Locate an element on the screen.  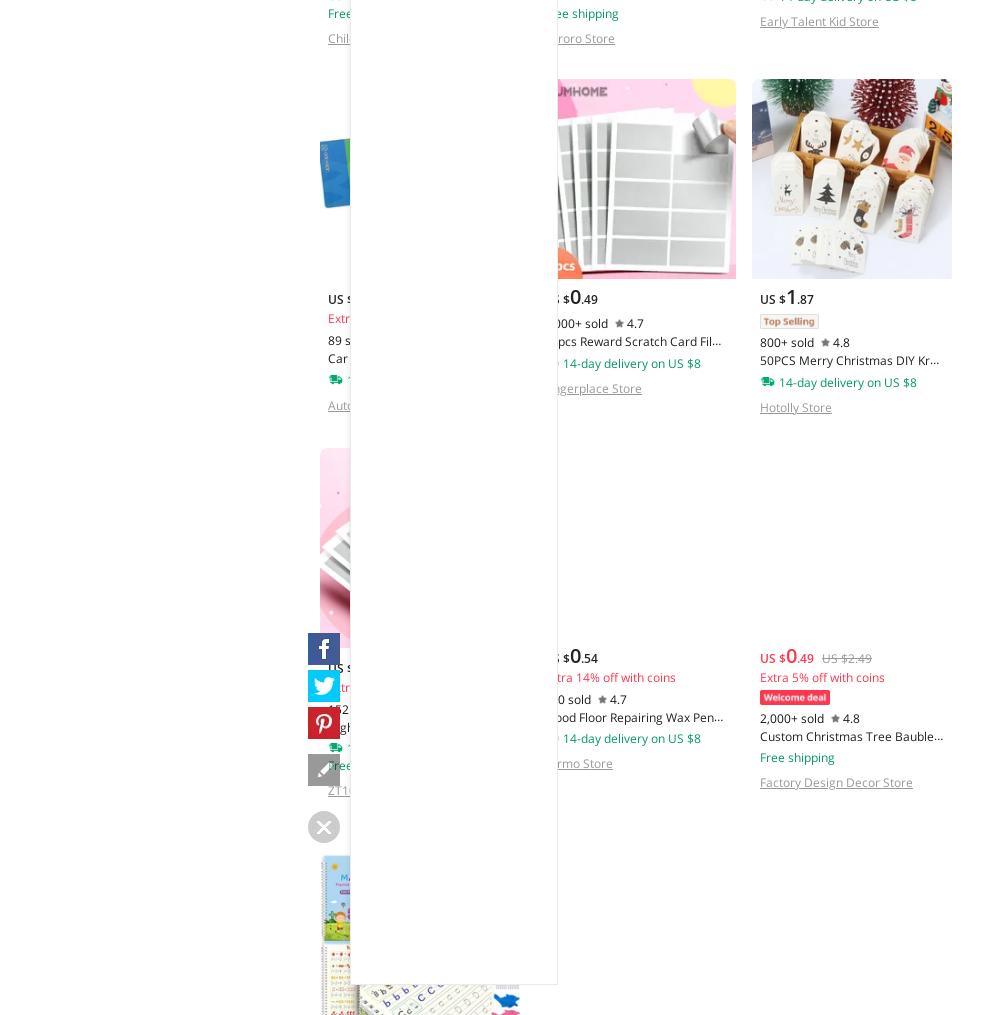
'Early Talent Kid Store' is located at coordinates (817, 20).